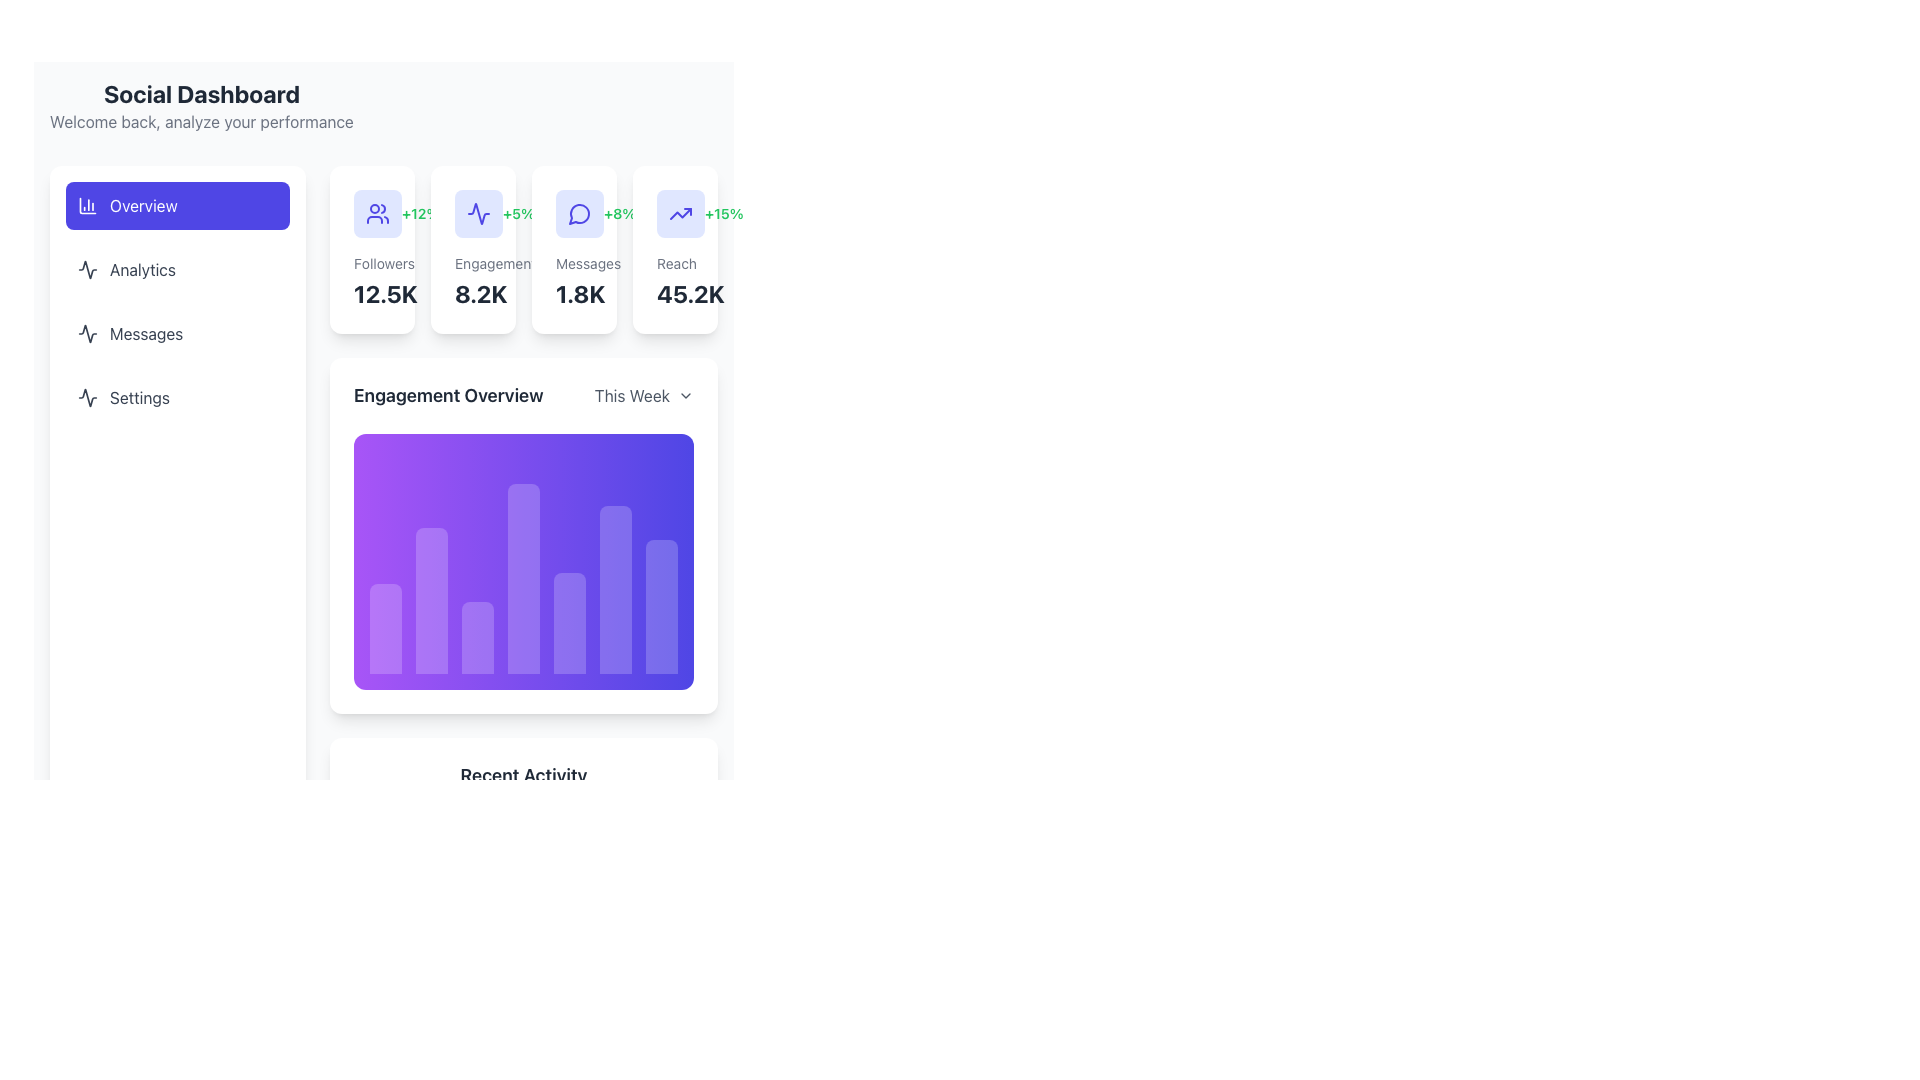  What do you see at coordinates (201, 105) in the screenshot?
I see `text content 'Social Dashboard' and 'Welcome back, analyze your performance' located prominently at the top left of the page` at bounding box center [201, 105].